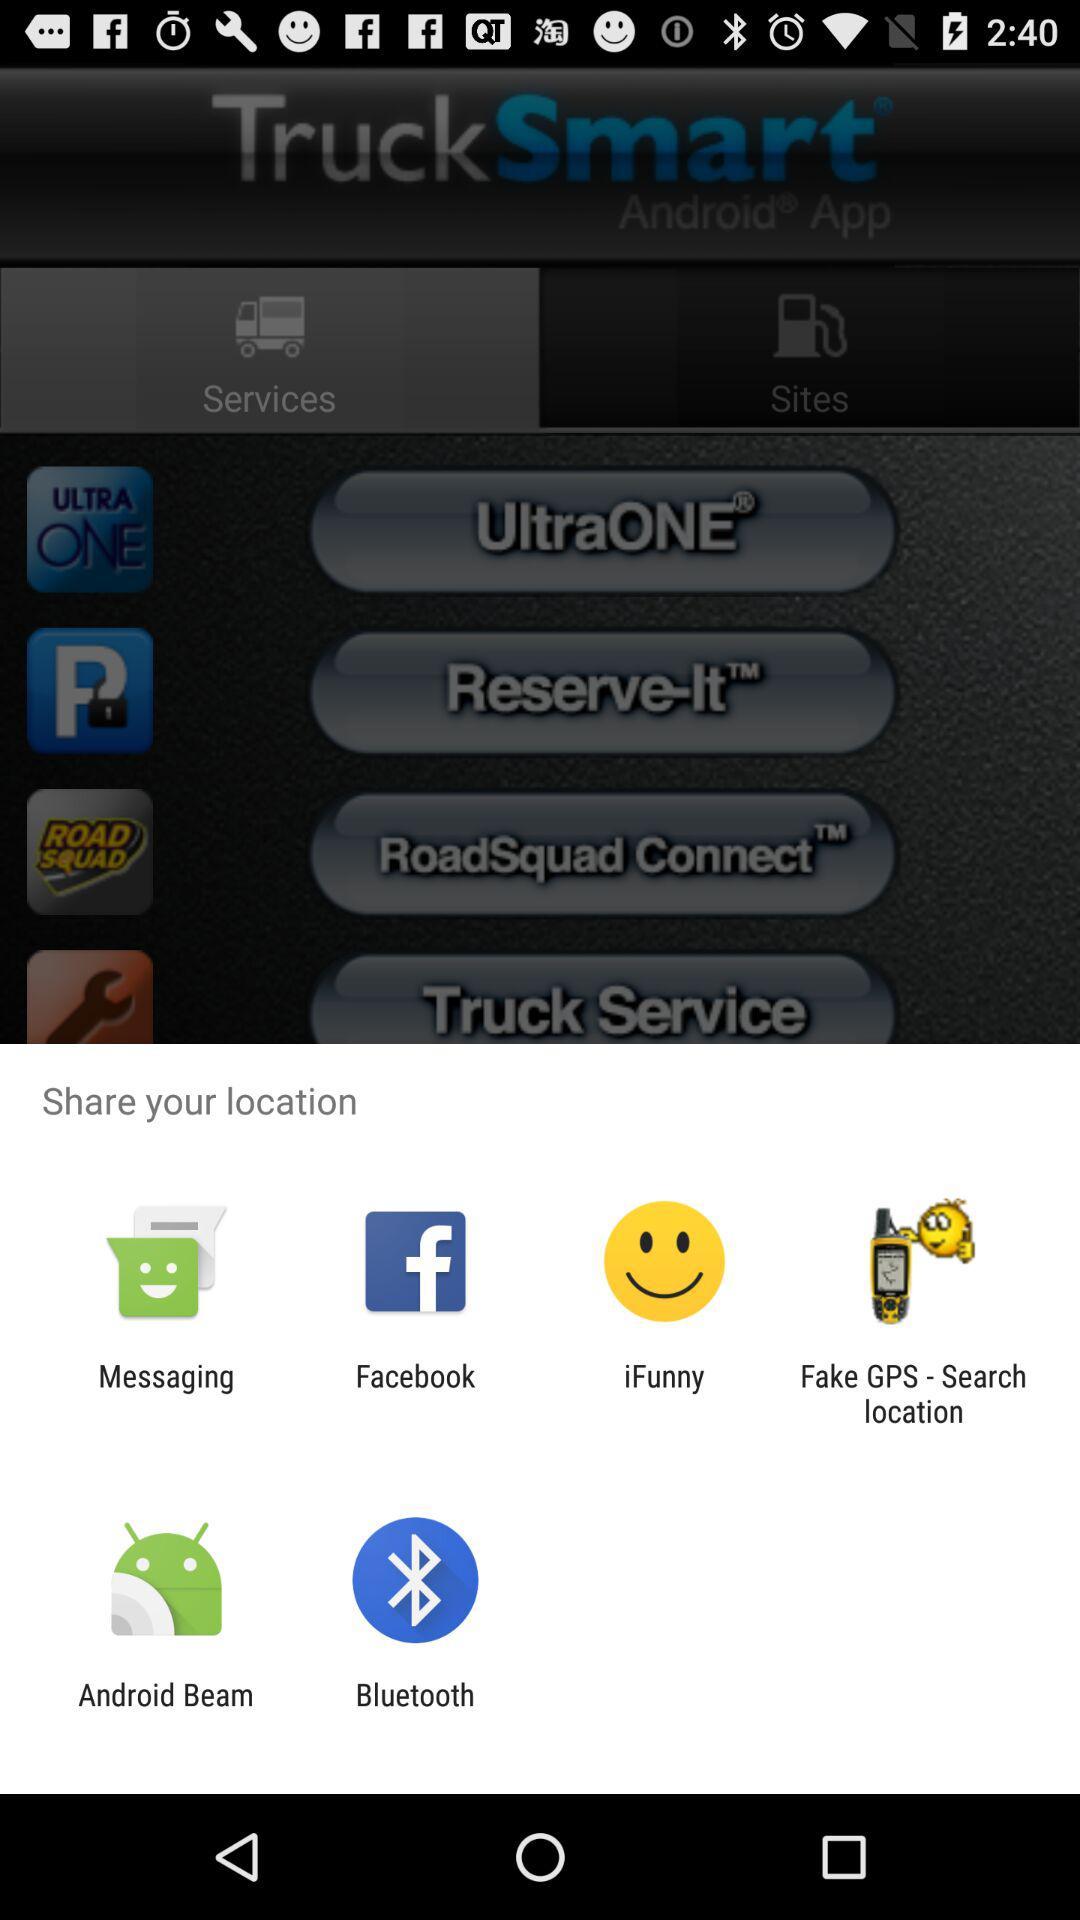 Image resolution: width=1080 pixels, height=1920 pixels. I want to click on the android beam item, so click(165, 1711).